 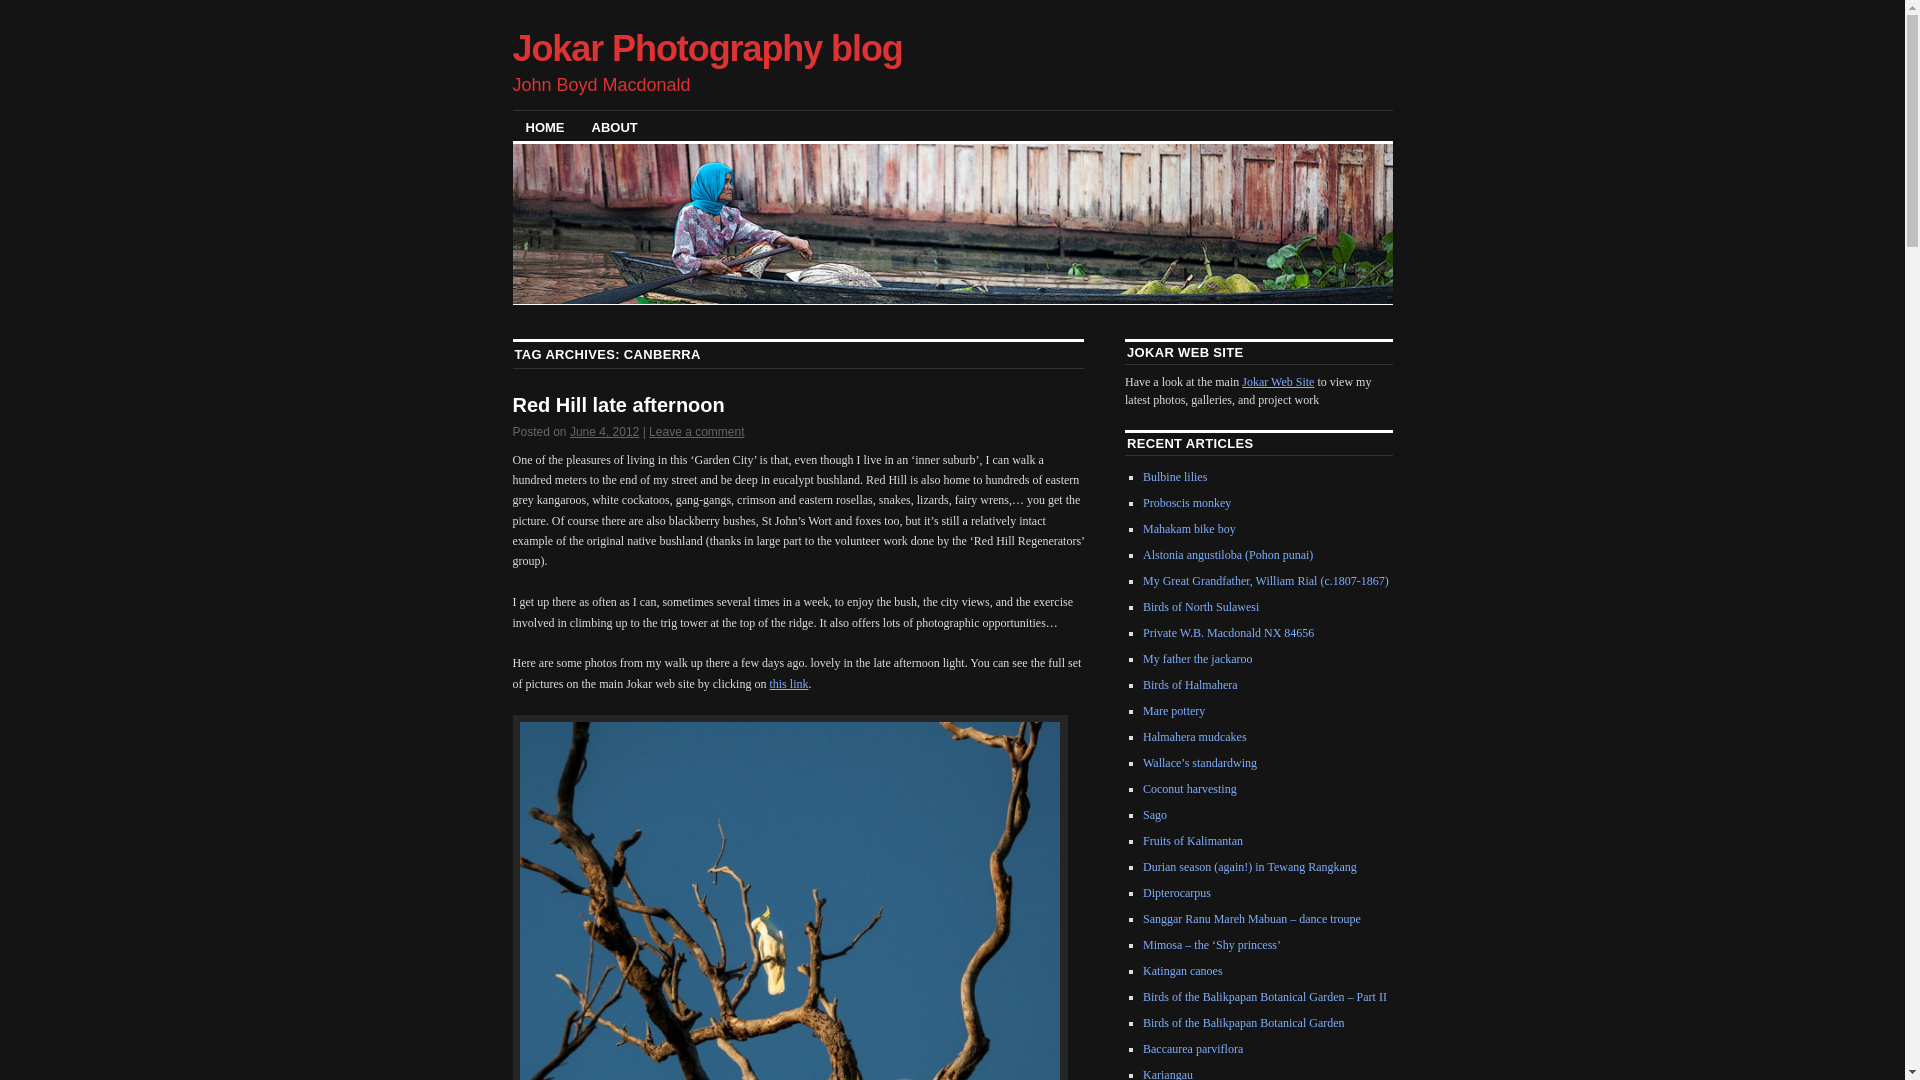 What do you see at coordinates (1186, 501) in the screenshot?
I see `'Proboscis monkey'` at bounding box center [1186, 501].